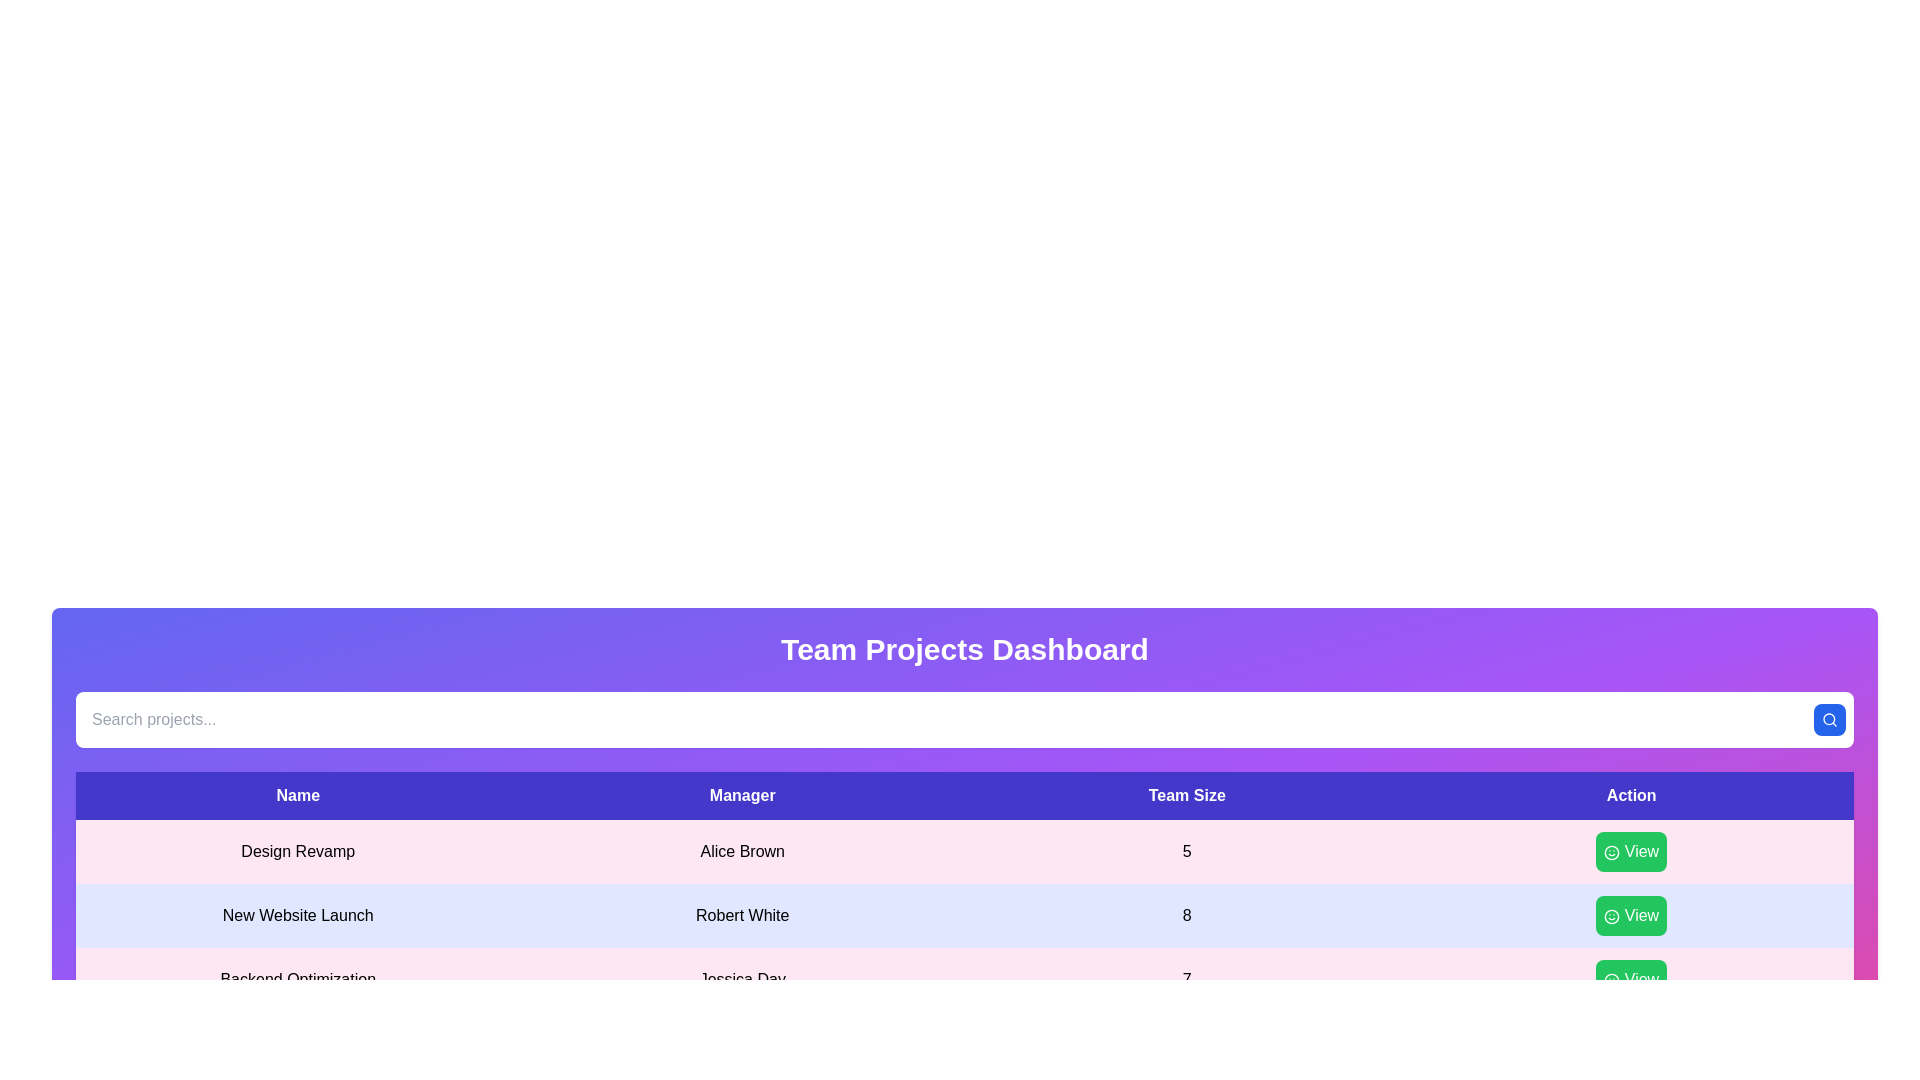  What do you see at coordinates (1187, 852) in the screenshot?
I see `the text displaying the number '5', which is centered in the 'Team Size' column of the data table, located between 'Alice Brown' and a 'View' button` at bounding box center [1187, 852].